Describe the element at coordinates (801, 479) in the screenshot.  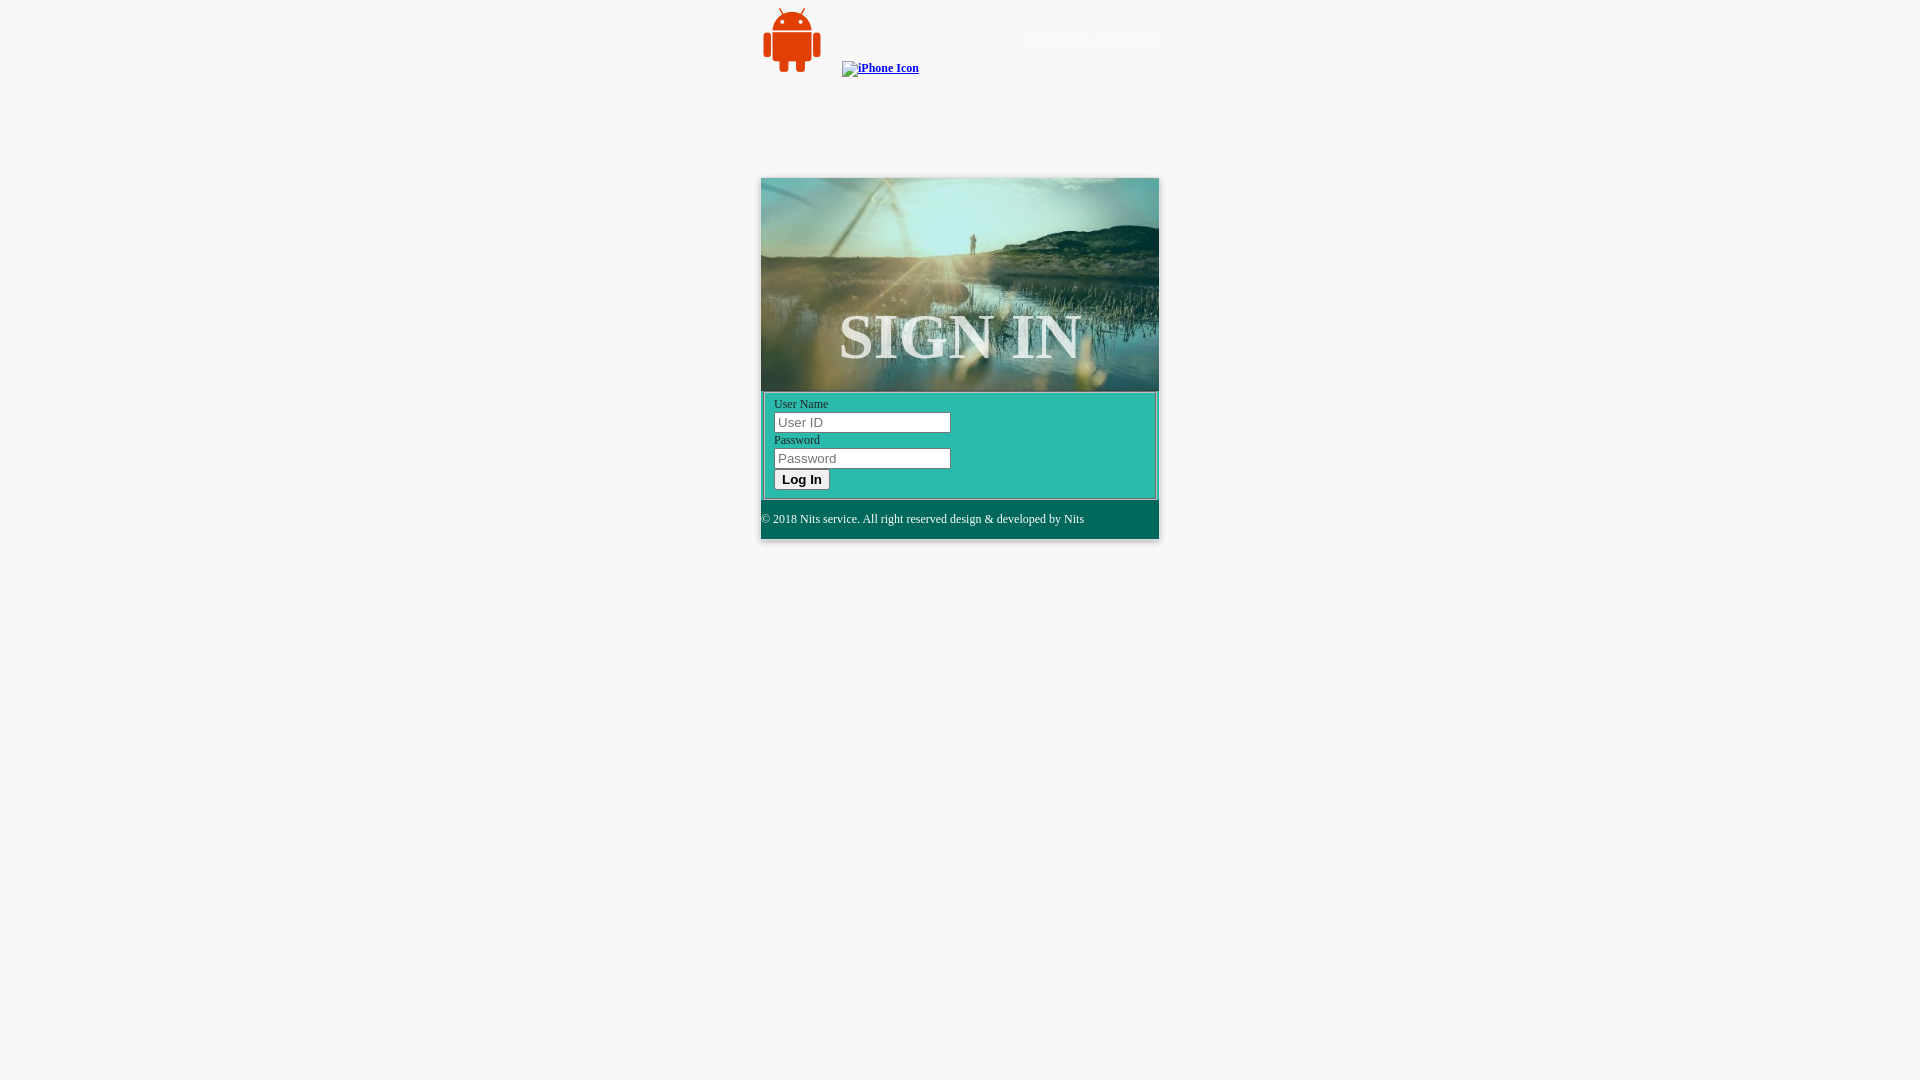
I see `'Log In'` at that location.